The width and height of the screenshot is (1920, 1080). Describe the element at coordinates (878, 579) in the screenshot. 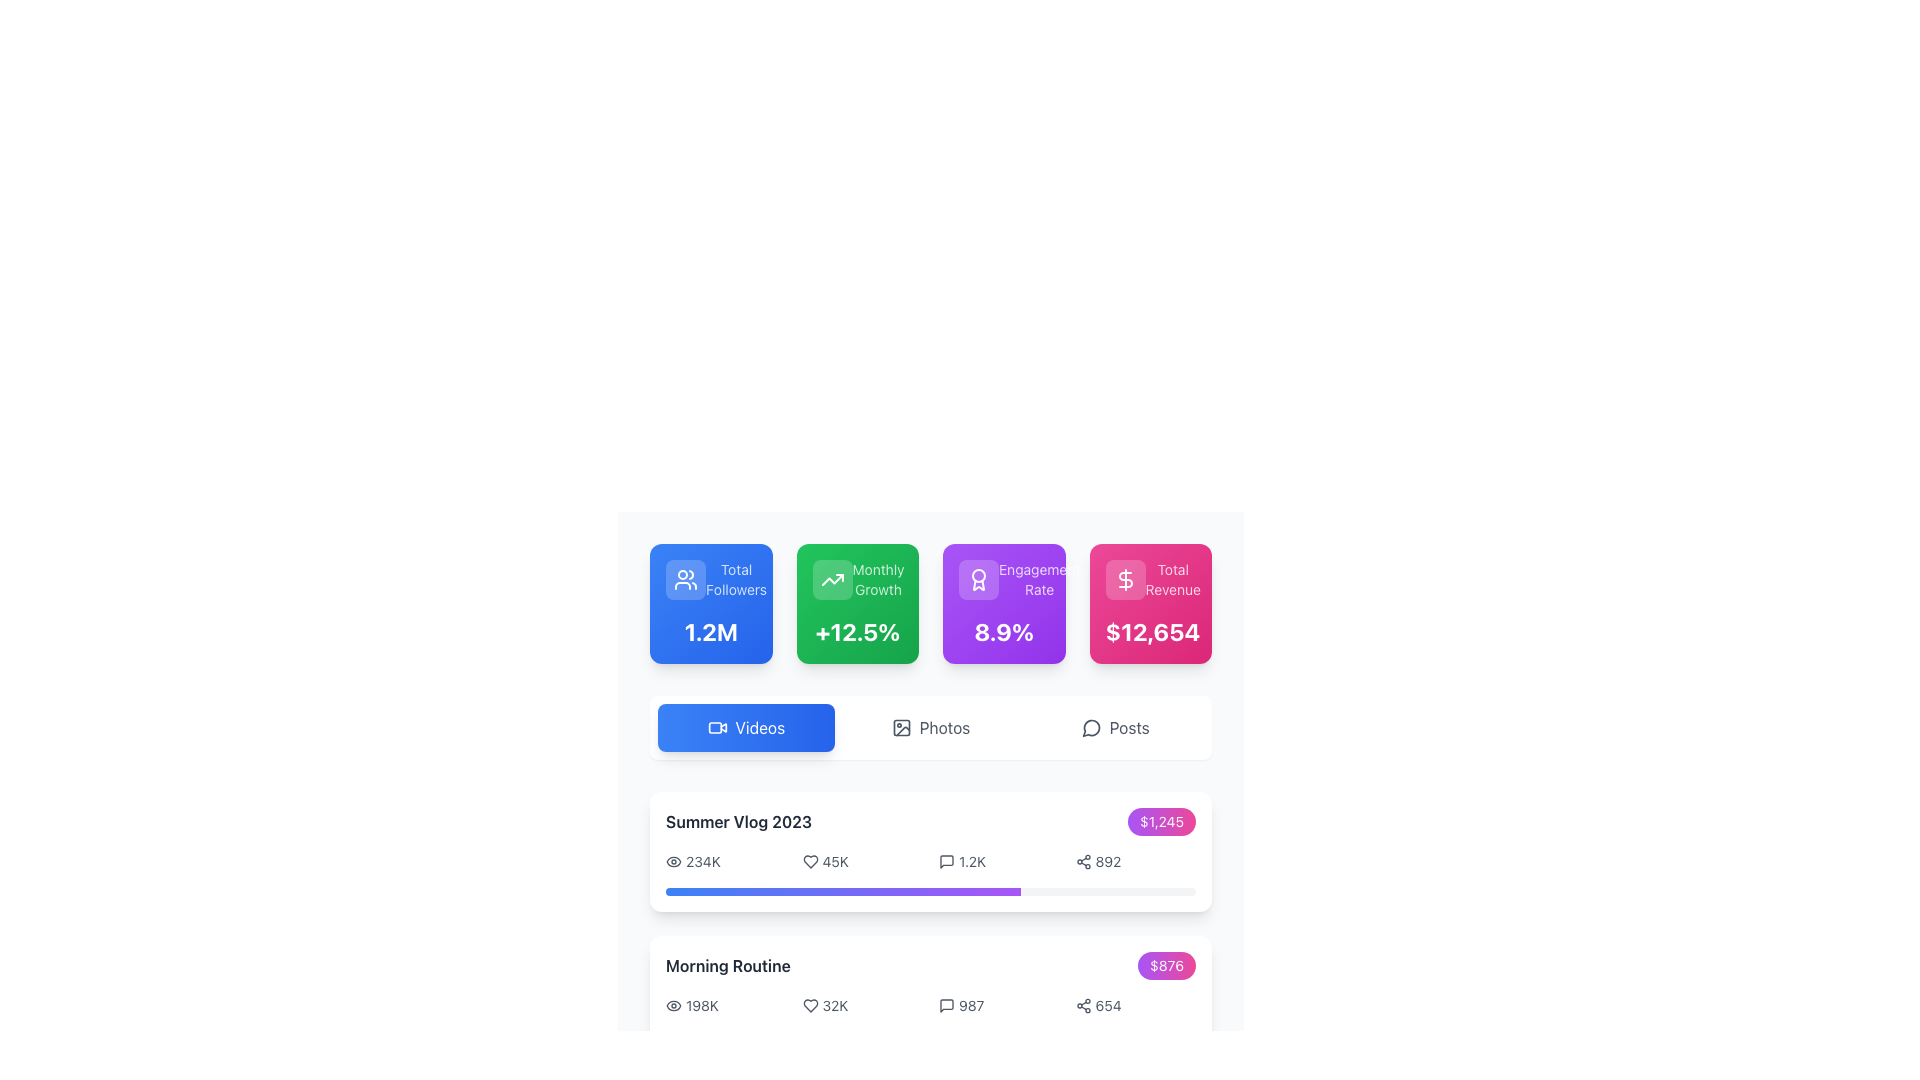

I see `the static text label that indicates 'Monthly Growth', which is located above the number '+12.5%' in the green card, positioned between the blue card 'Total Followers' and the purple card 'Engagement Rate'` at that location.